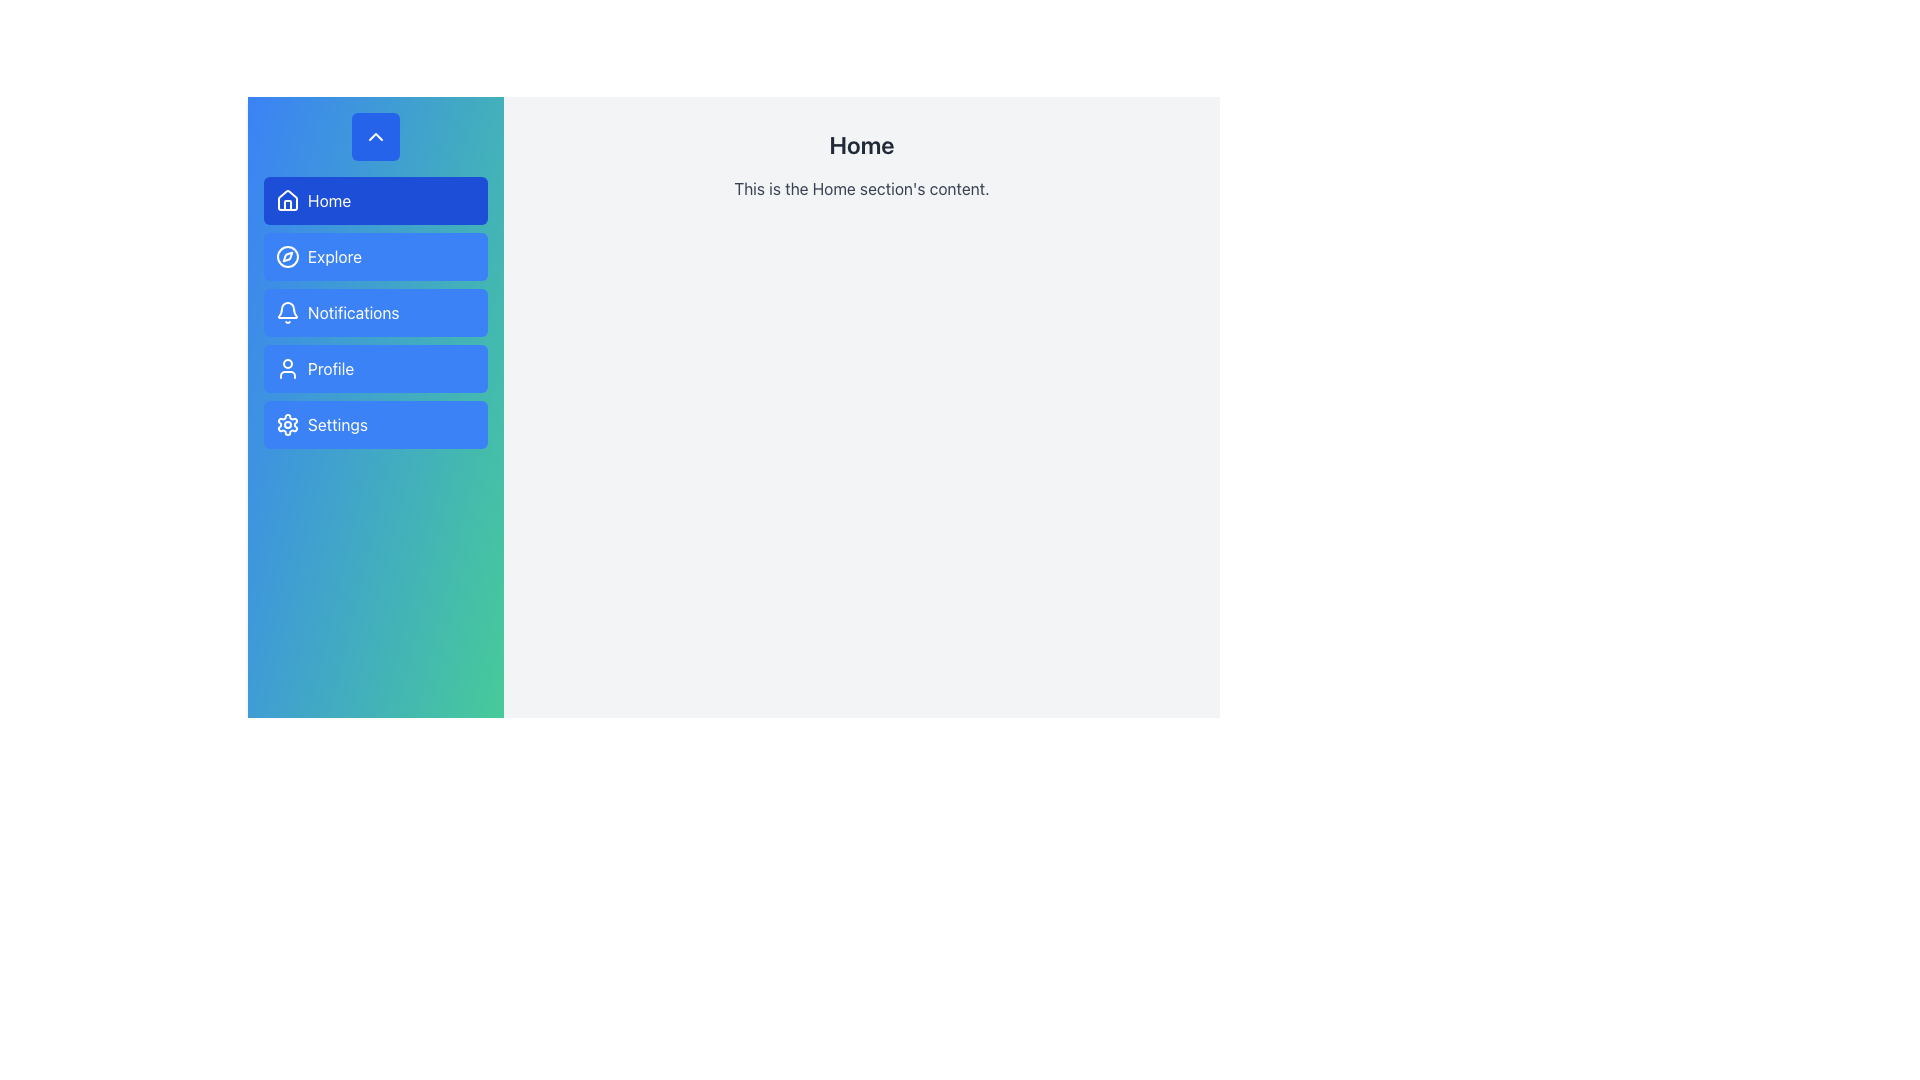 The height and width of the screenshot is (1080, 1920). What do you see at coordinates (375, 136) in the screenshot?
I see `the blue rounded rectangular button with a white upward arrow icon located at the top left of the sidebar section` at bounding box center [375, 136].